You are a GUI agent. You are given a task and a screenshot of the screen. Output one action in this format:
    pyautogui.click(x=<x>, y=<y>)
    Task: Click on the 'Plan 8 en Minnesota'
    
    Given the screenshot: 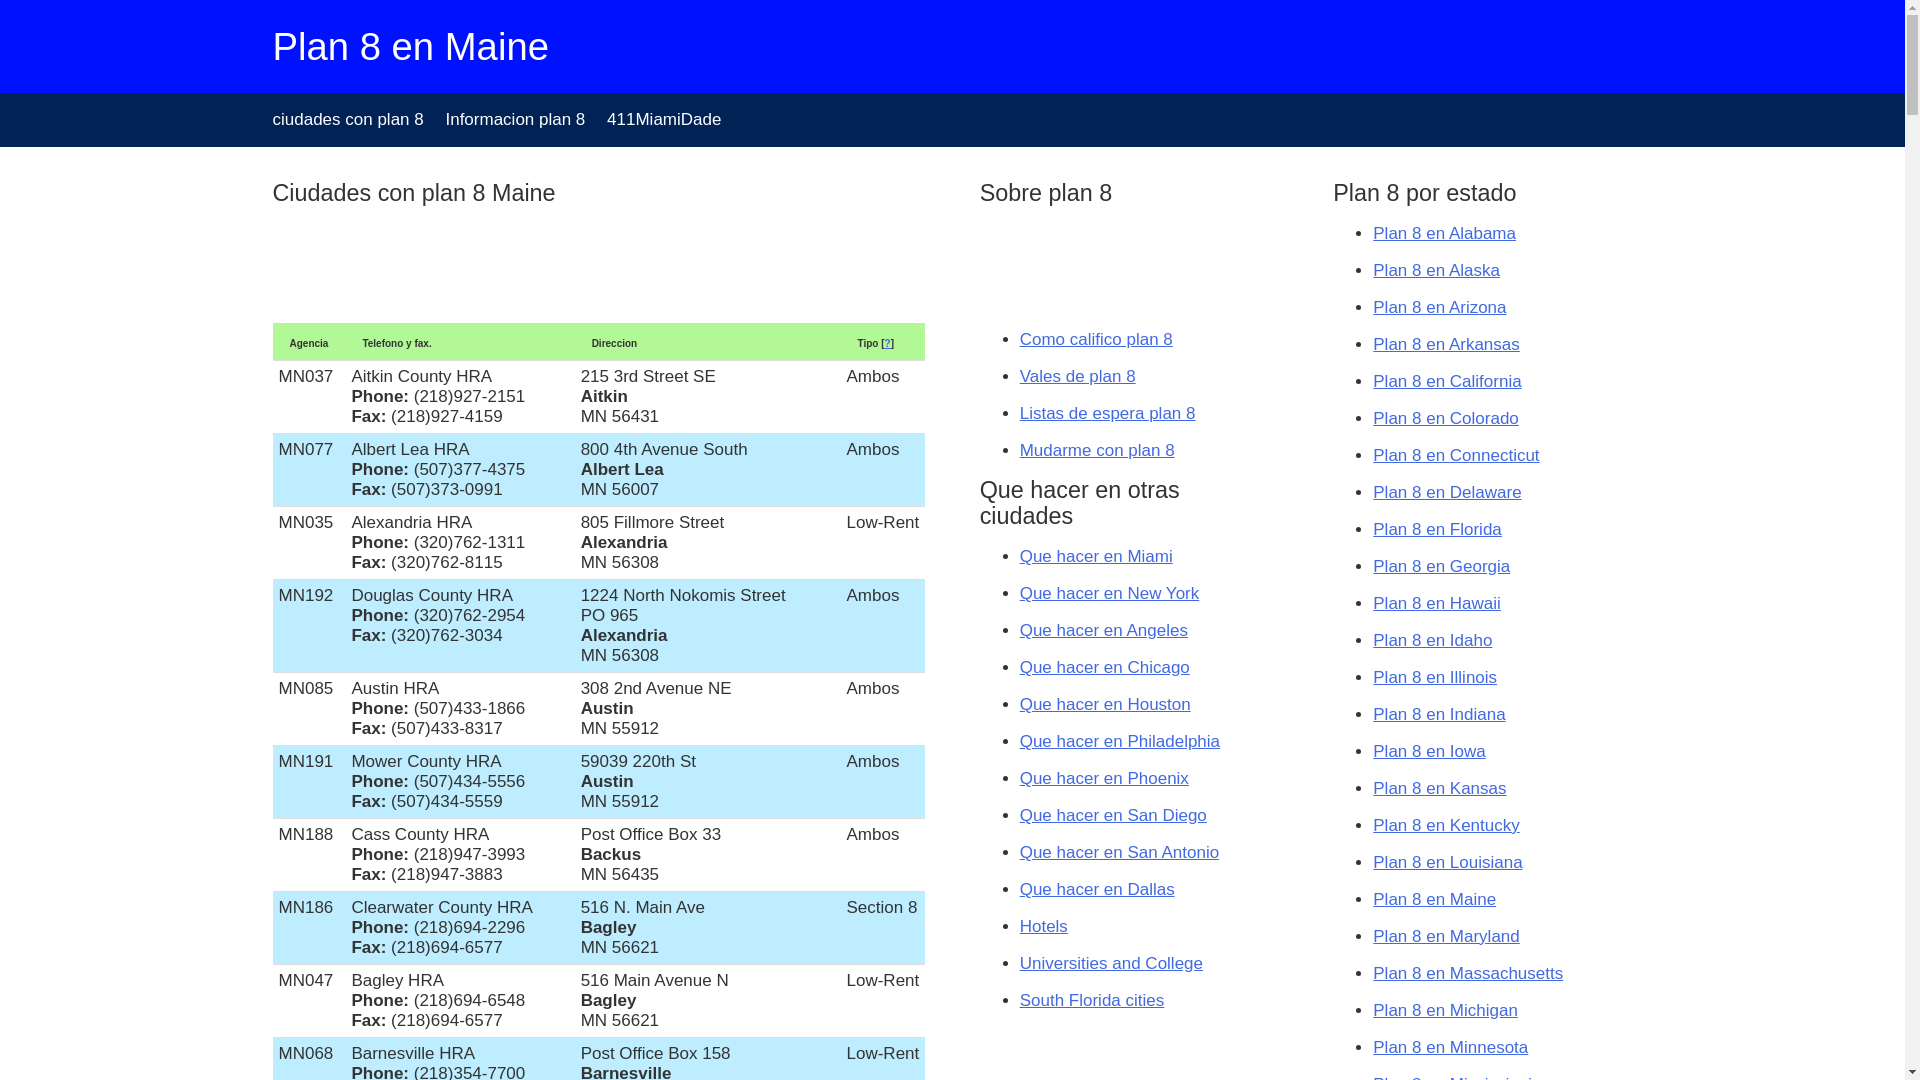 What is the action you would take?
    pyautogui.click(x=1450, y=1046)
    